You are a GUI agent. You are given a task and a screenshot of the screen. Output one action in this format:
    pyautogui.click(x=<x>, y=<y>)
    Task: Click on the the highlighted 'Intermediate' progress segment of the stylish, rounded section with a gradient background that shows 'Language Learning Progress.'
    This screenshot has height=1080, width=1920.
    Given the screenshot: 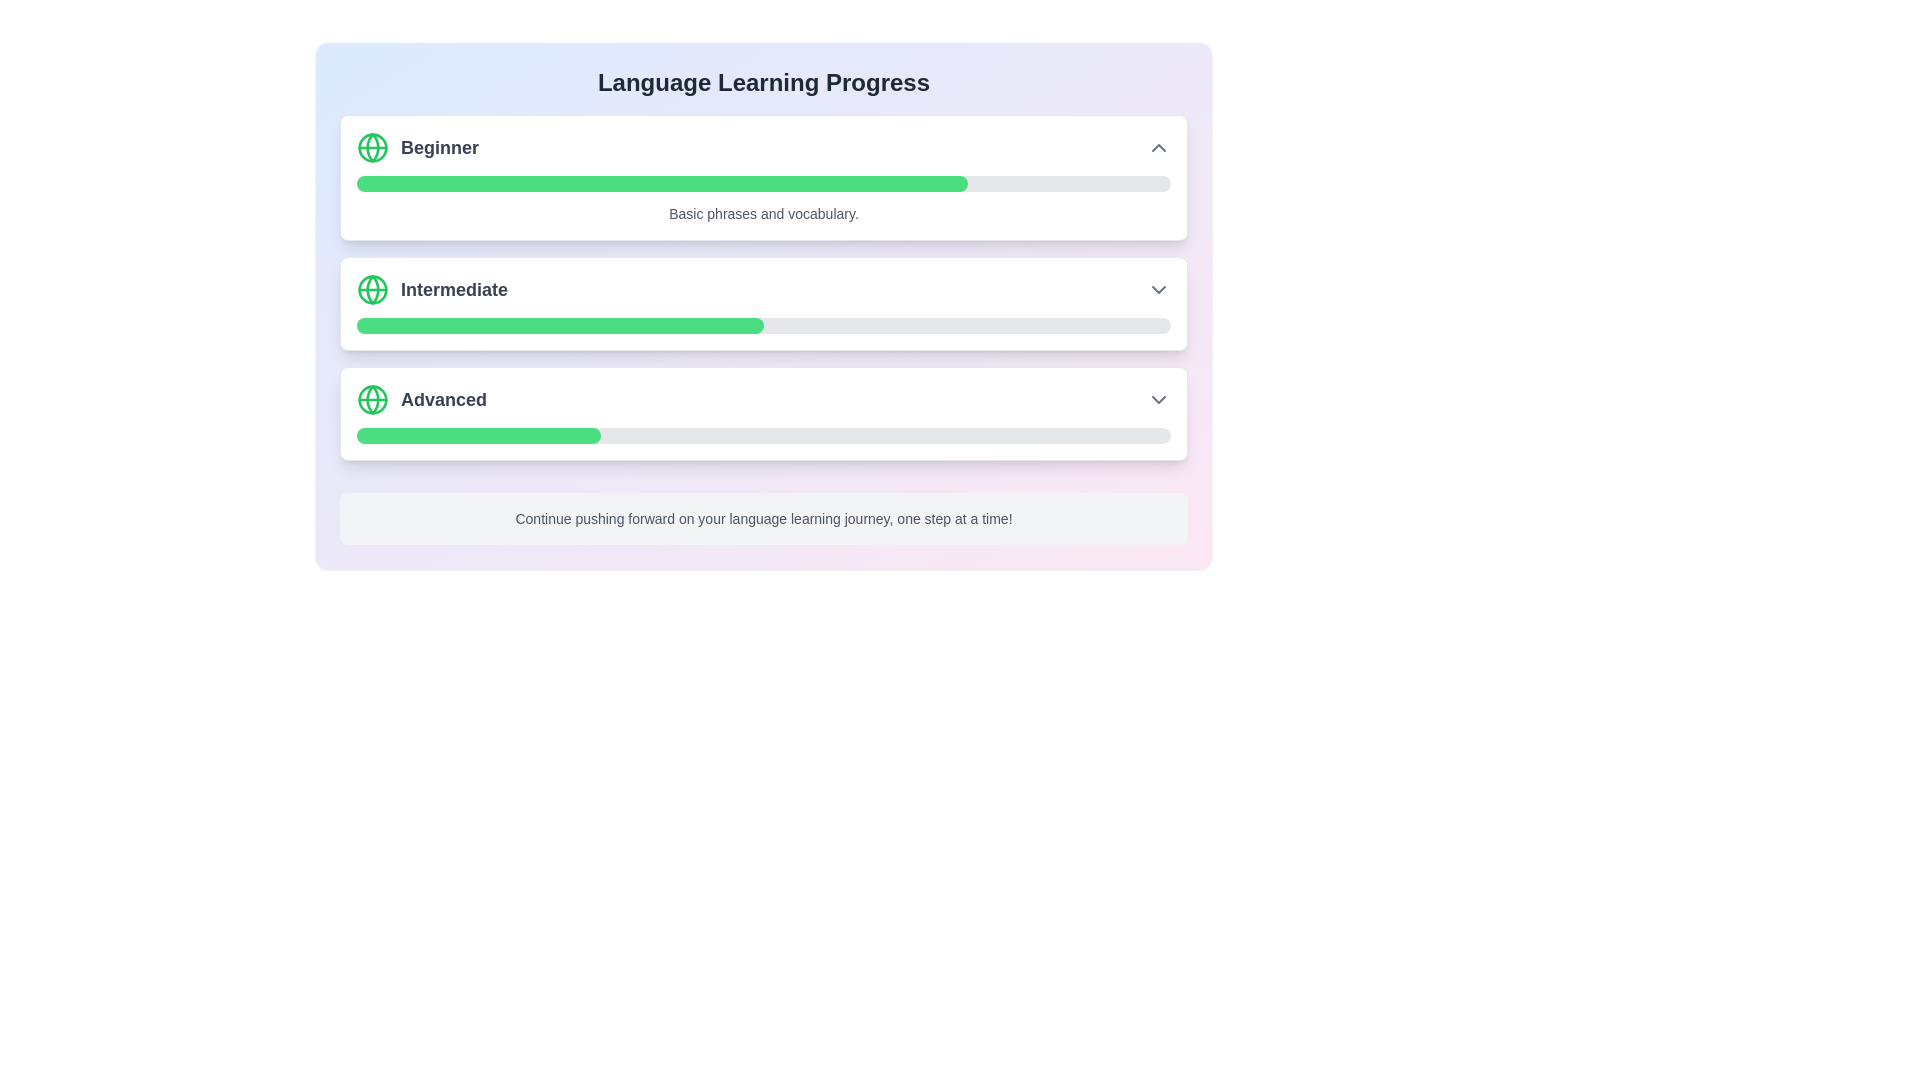 What is the action you would take?
    pyautogui.click(x=762, y=305)
    